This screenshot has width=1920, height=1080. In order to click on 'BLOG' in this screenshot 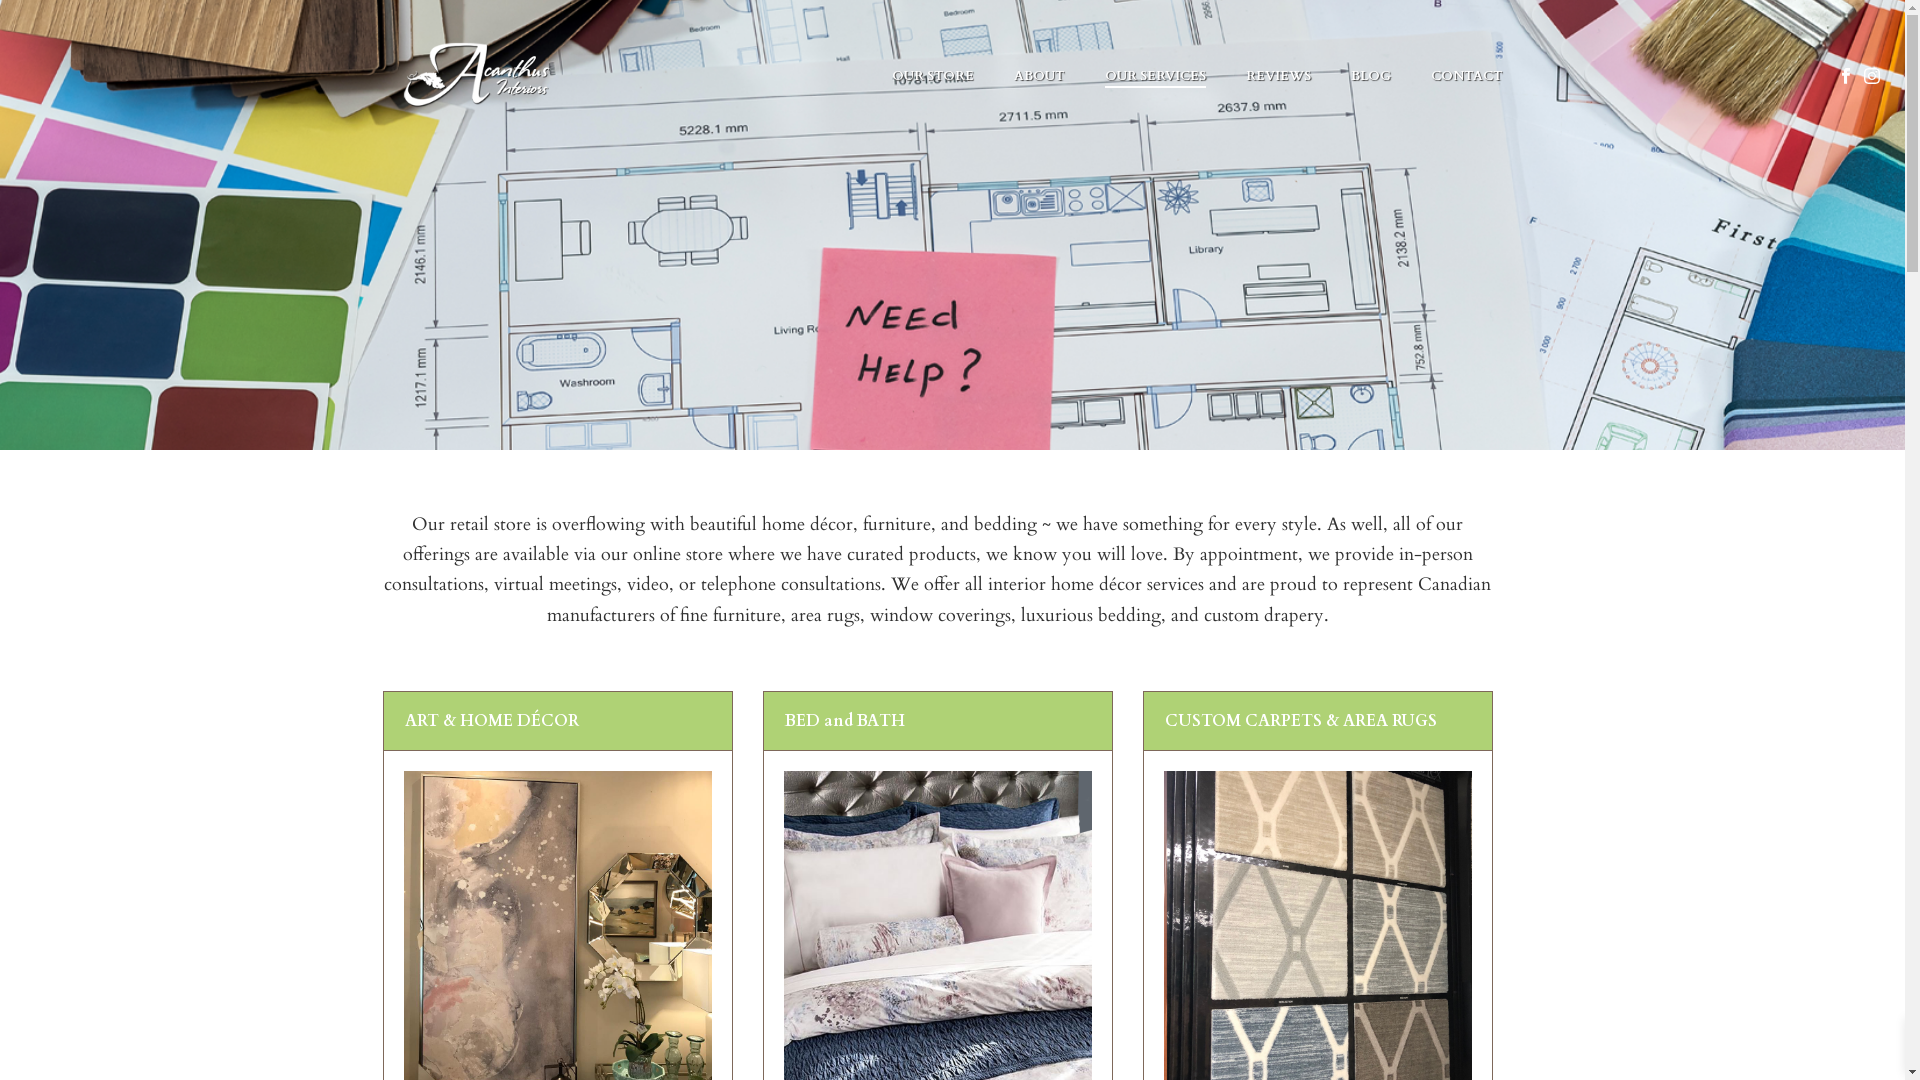, I will do `click(1368, 75)`.